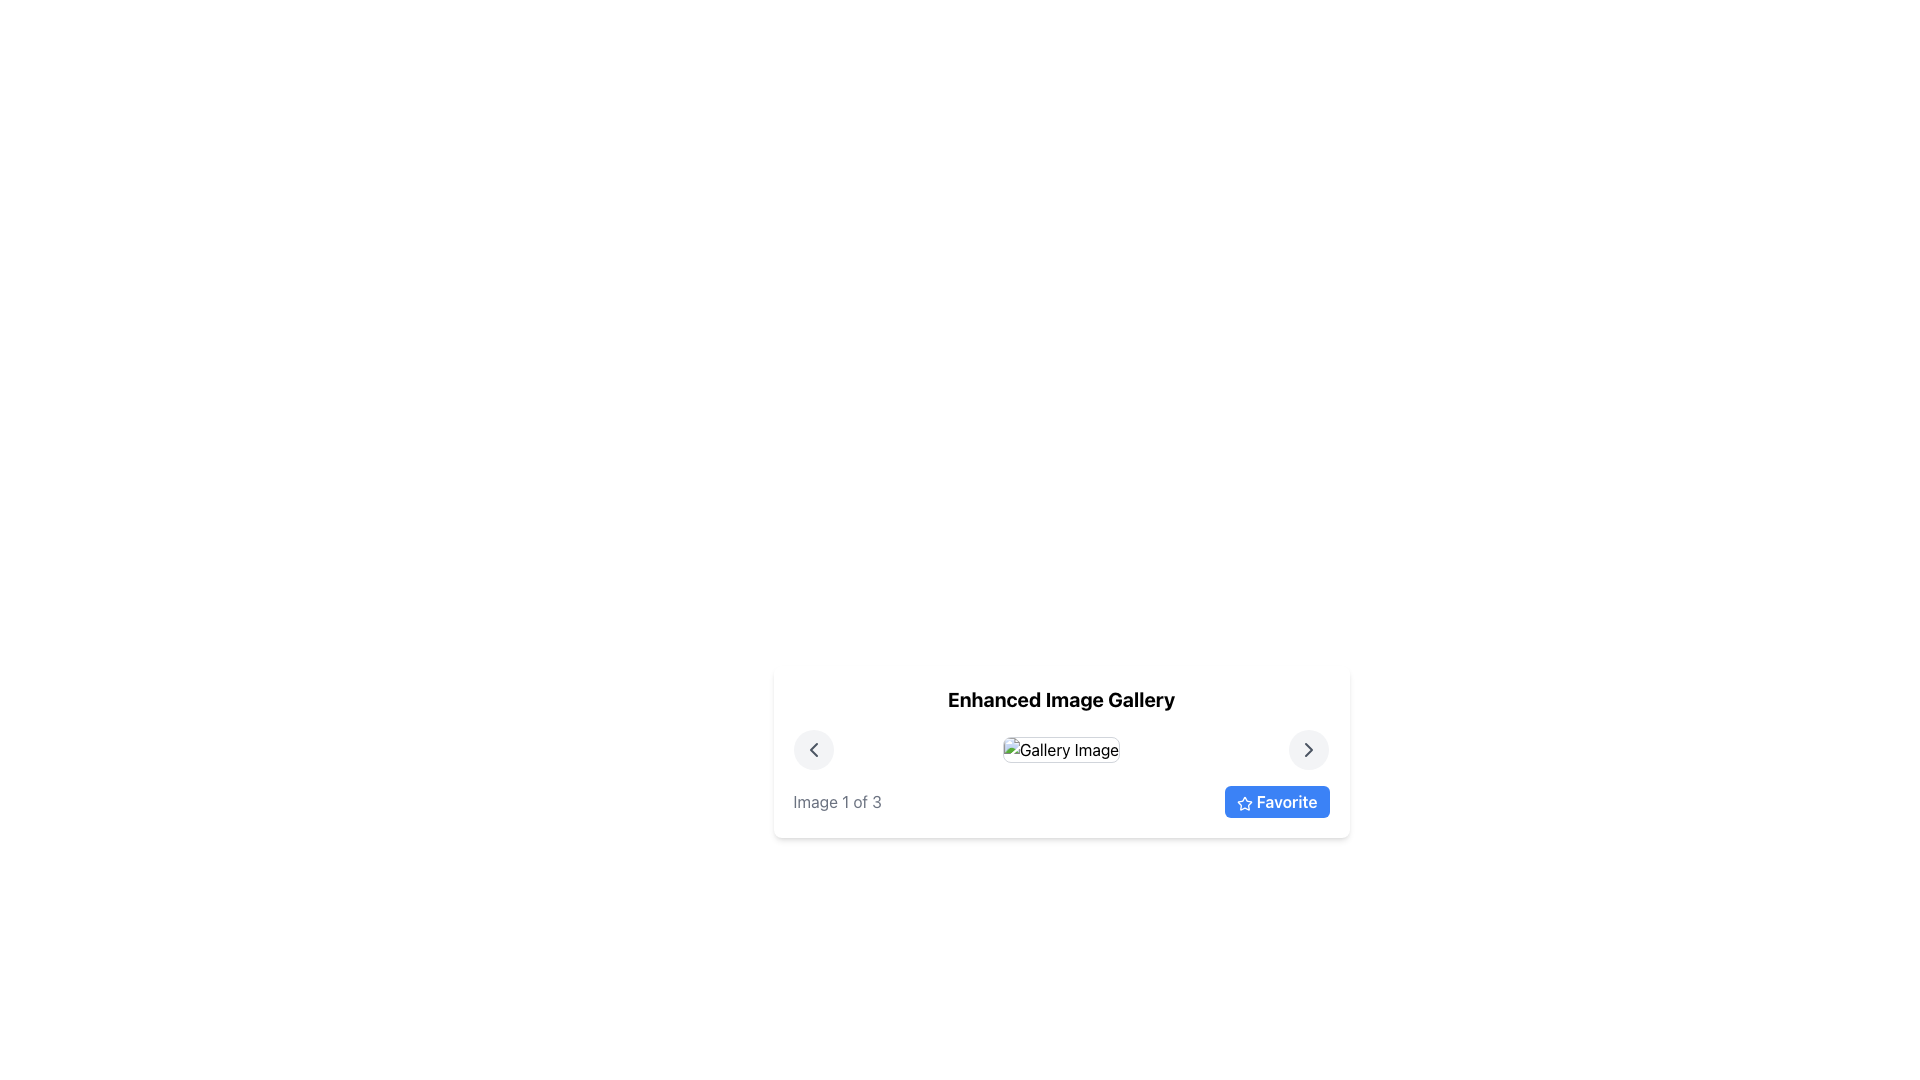 Image resolution: width=1920 pixels, height=1080 pixels. I want to click on the rightmost button in the gallery navigation, so click(1309, 749).